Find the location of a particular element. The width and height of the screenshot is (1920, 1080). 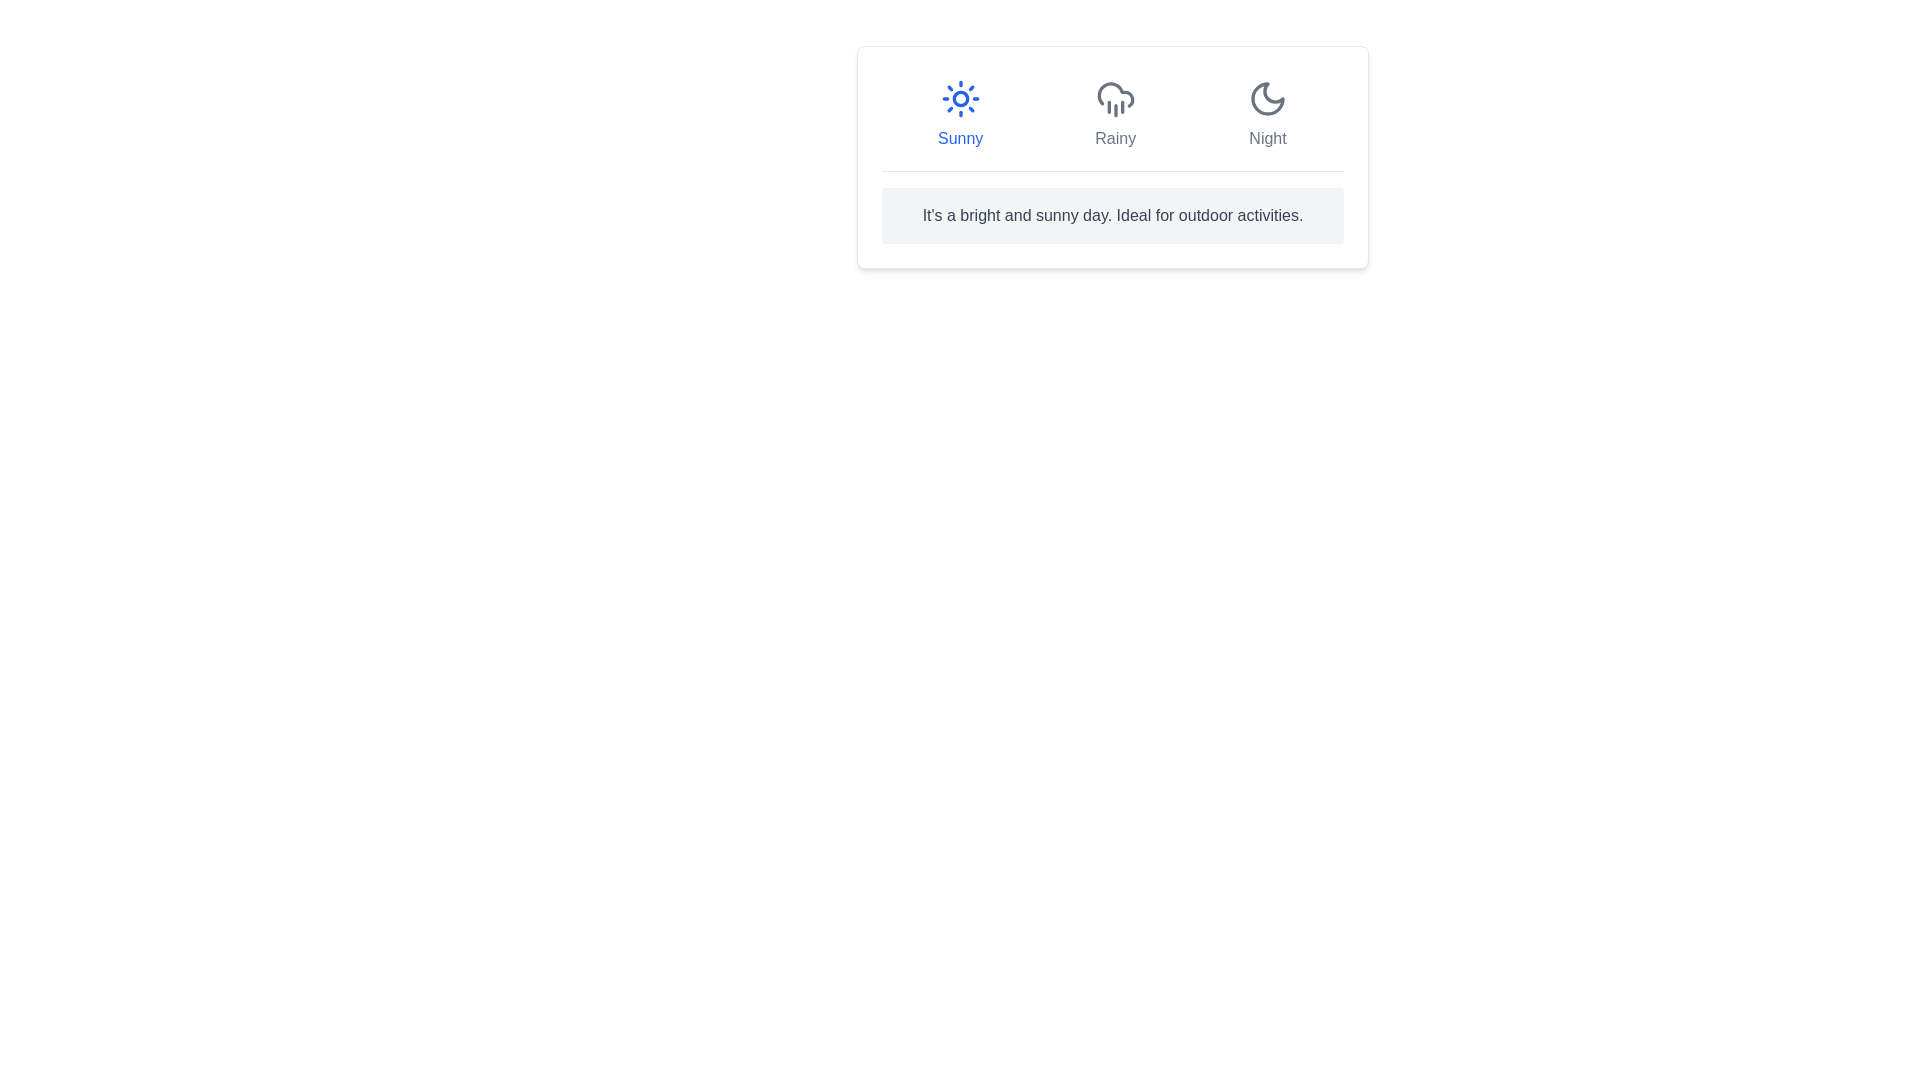

the Rainy tab is located at coordinates (1113, 115).